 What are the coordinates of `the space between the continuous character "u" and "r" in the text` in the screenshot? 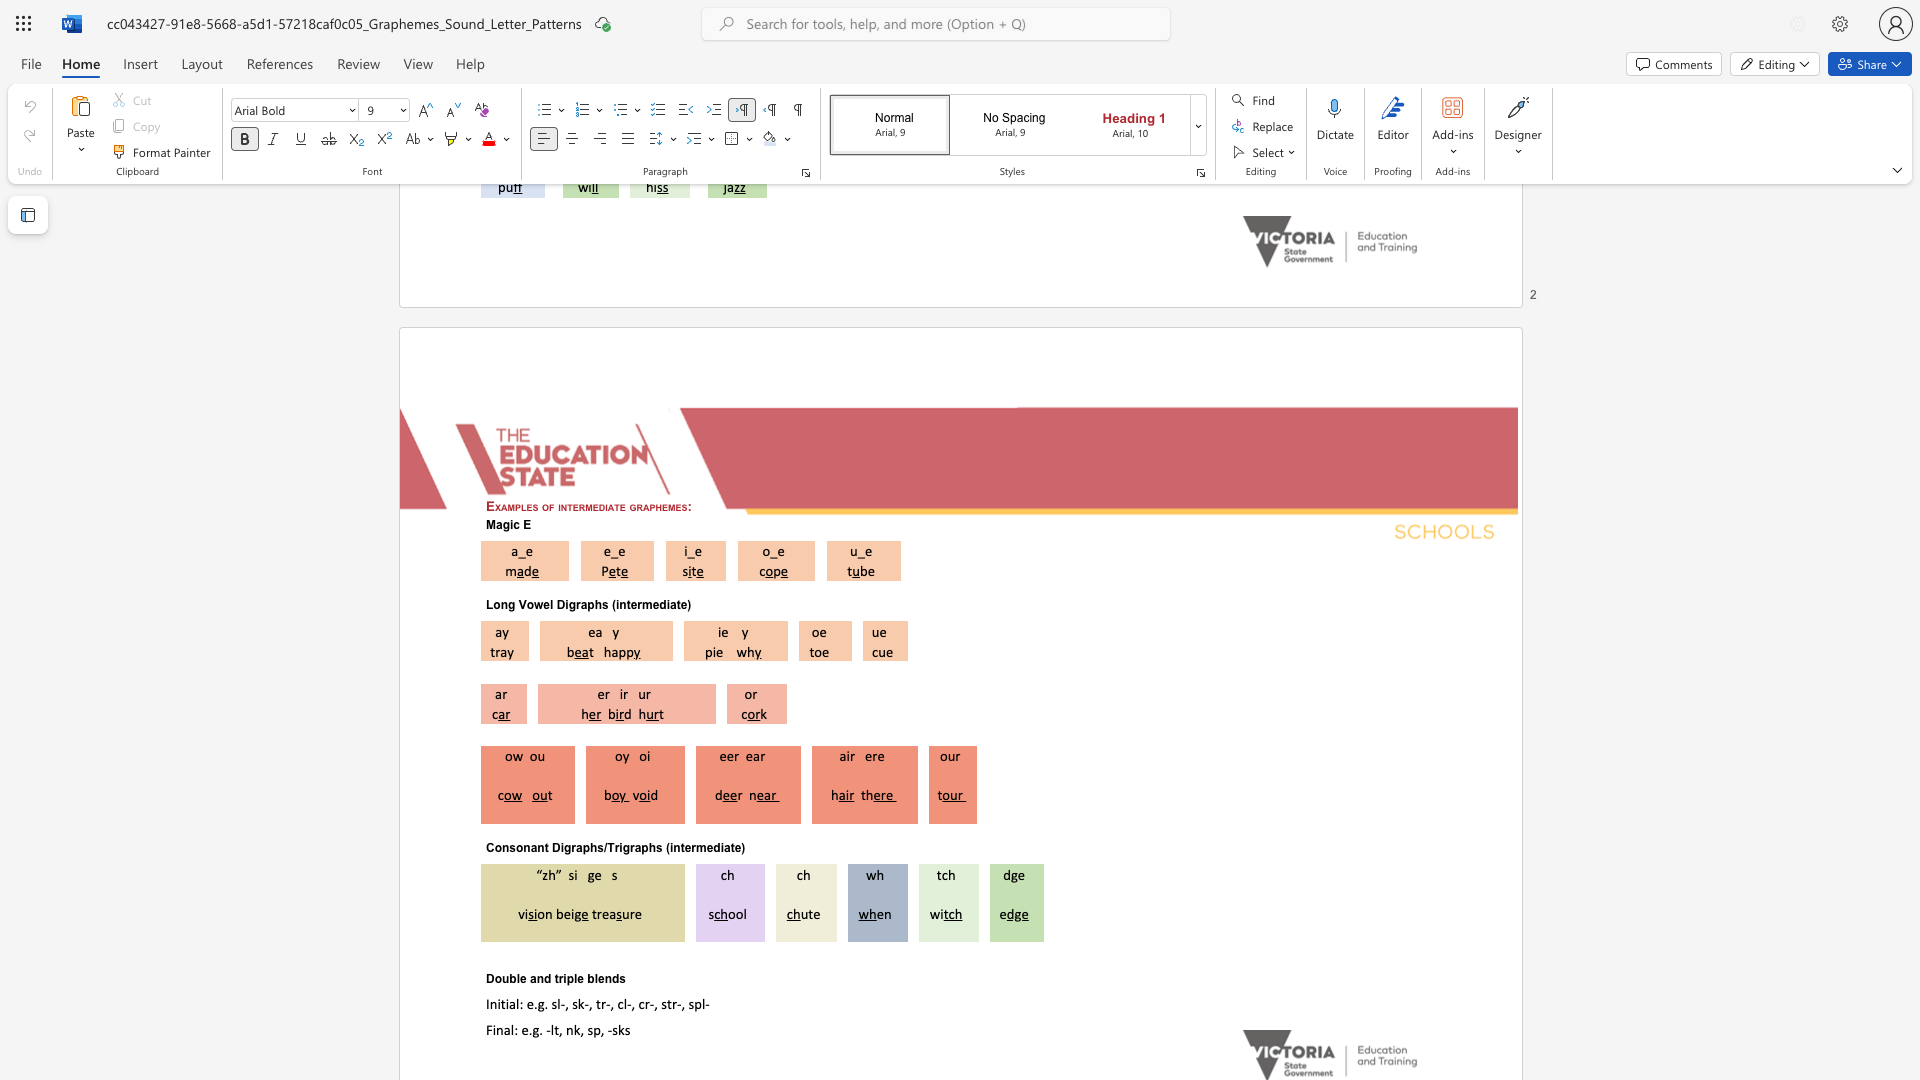 It's located at (645, 693).